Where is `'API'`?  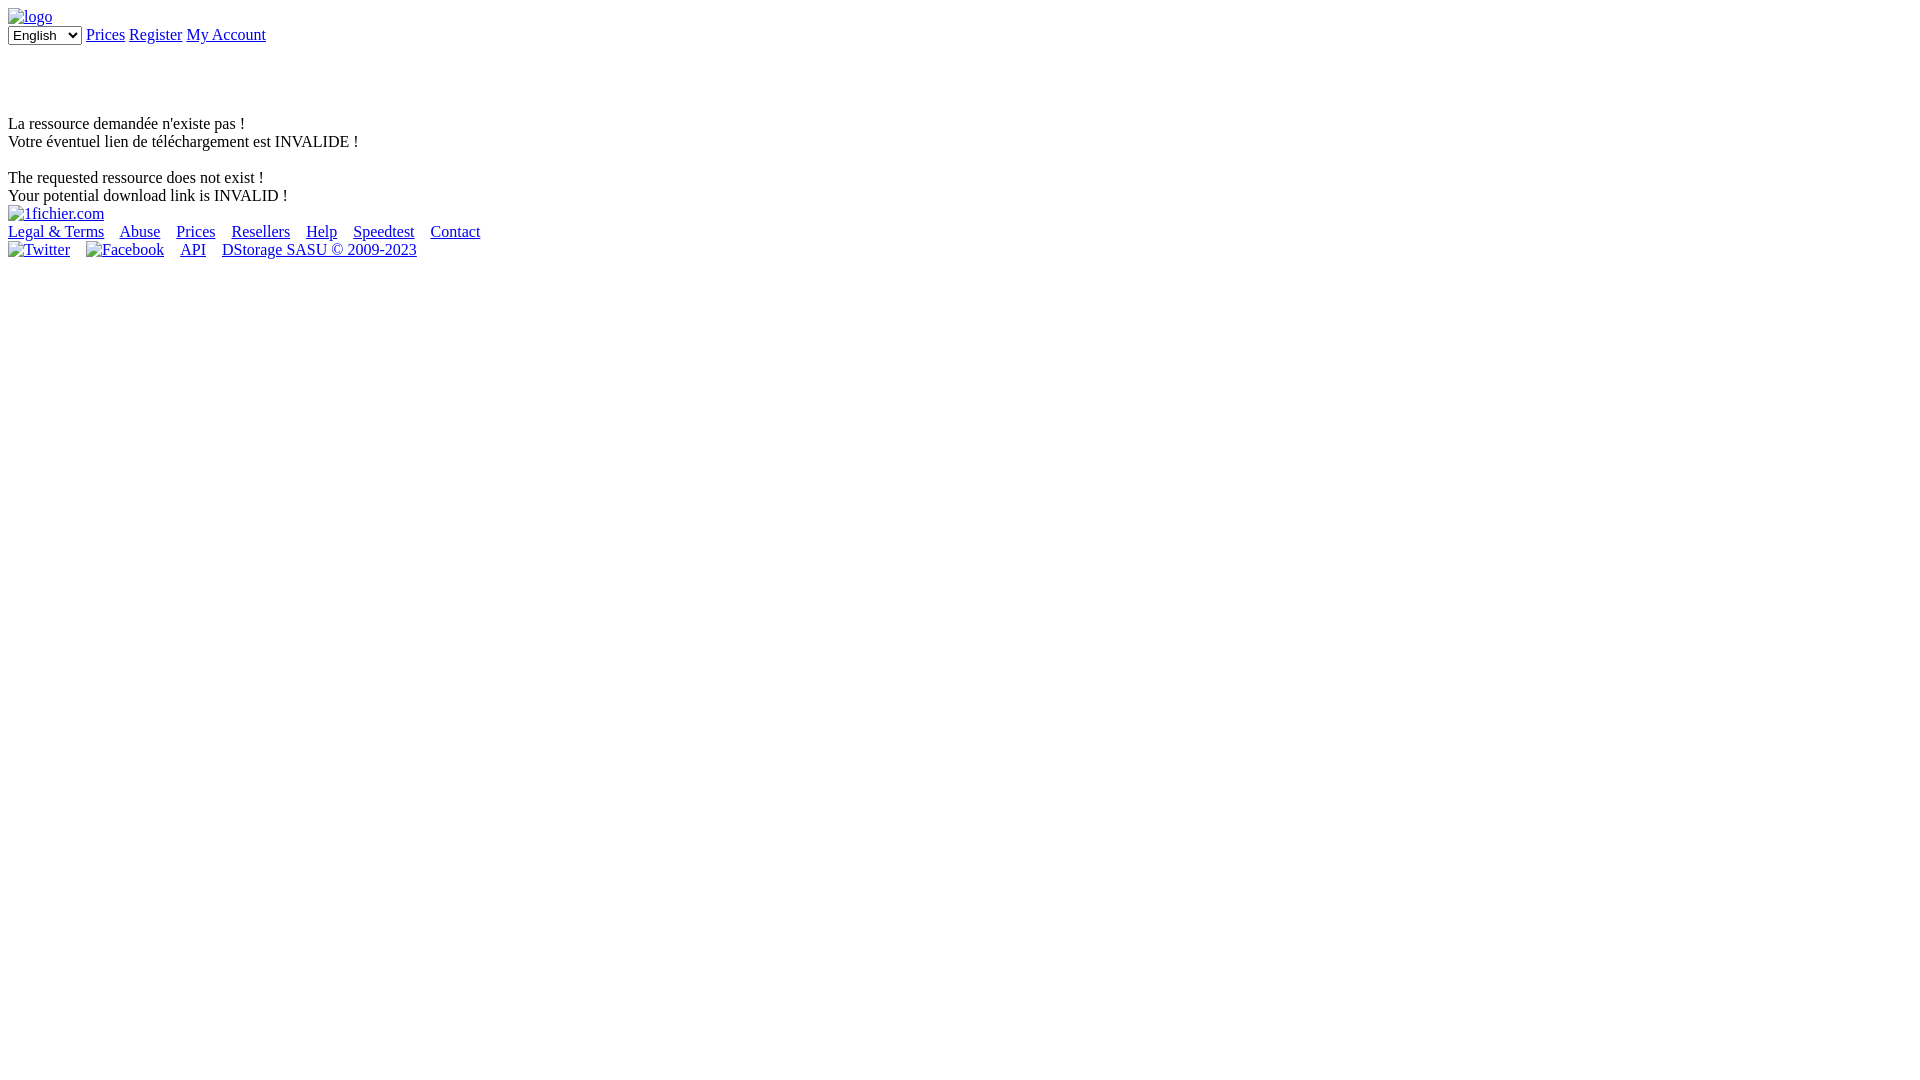
'API' is located at coordinates (192, 248).